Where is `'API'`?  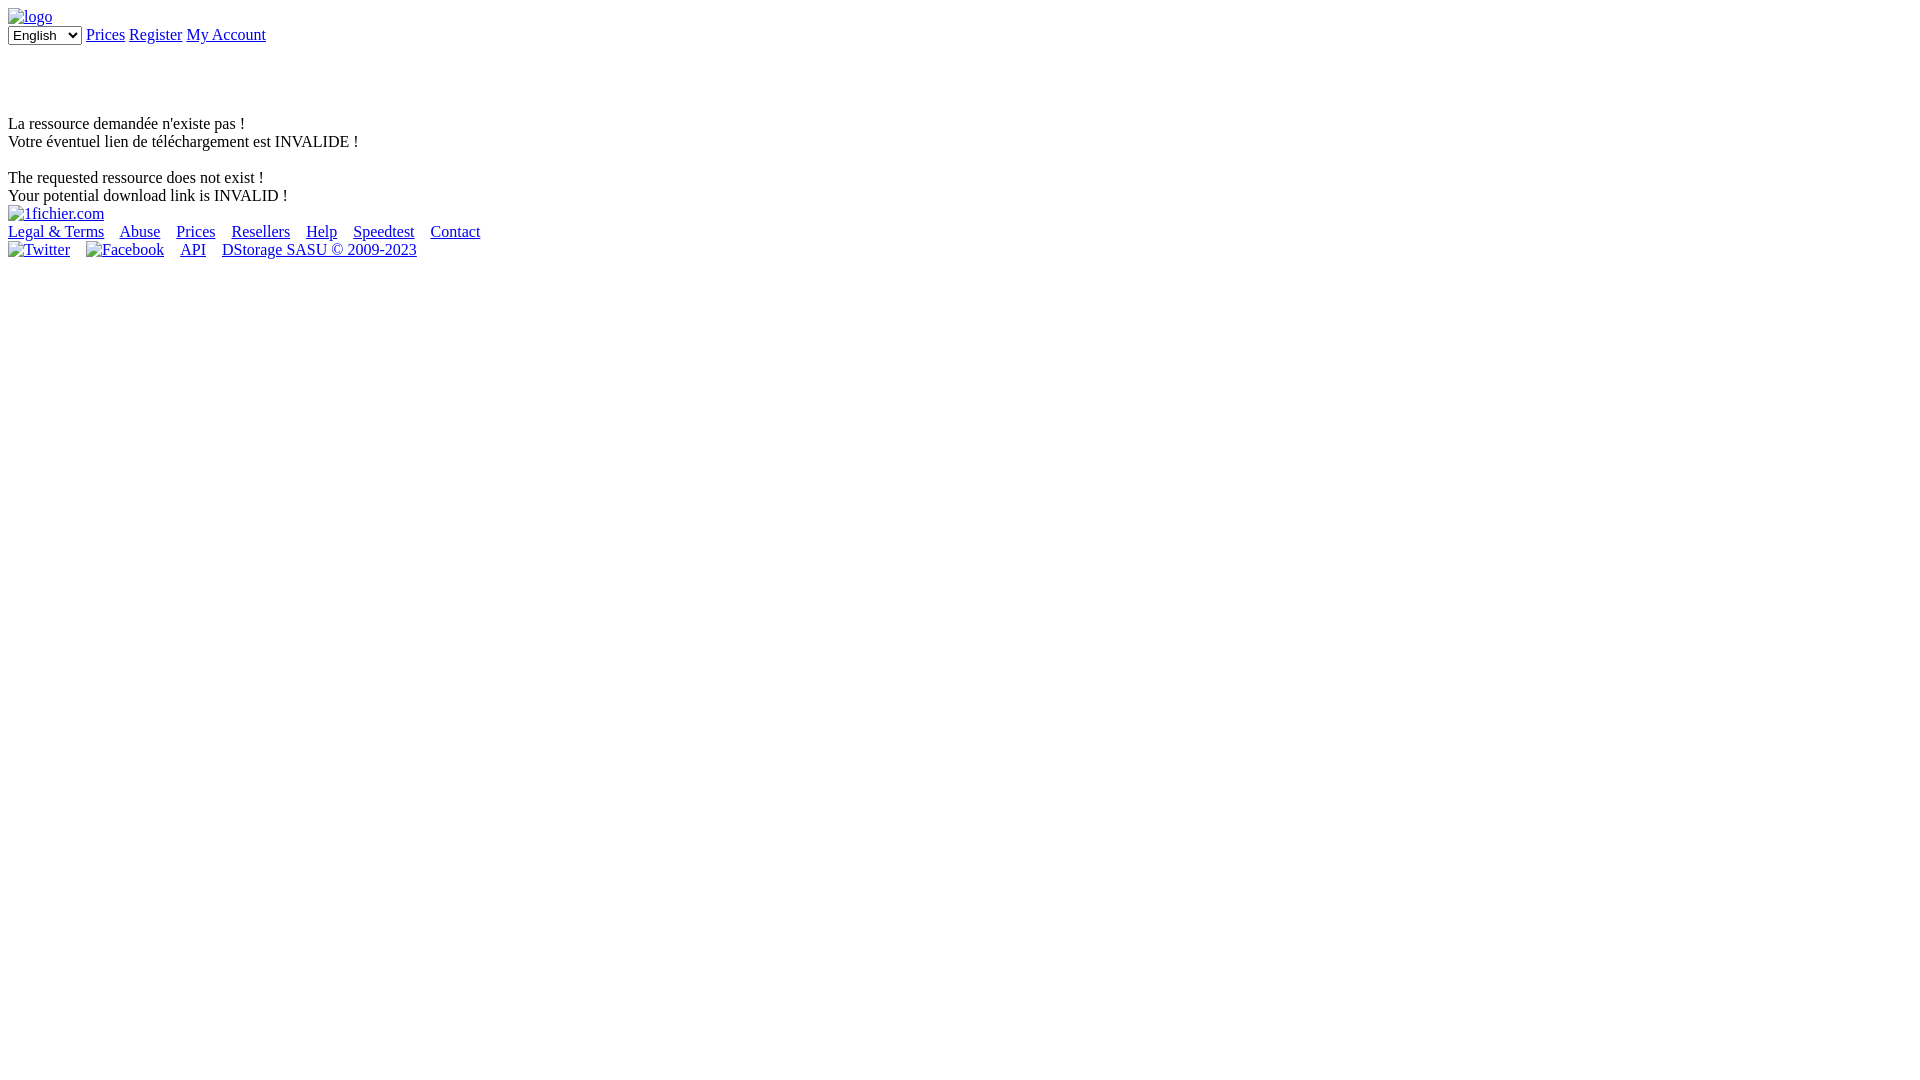
'API' is located at coordinates (192, 248).